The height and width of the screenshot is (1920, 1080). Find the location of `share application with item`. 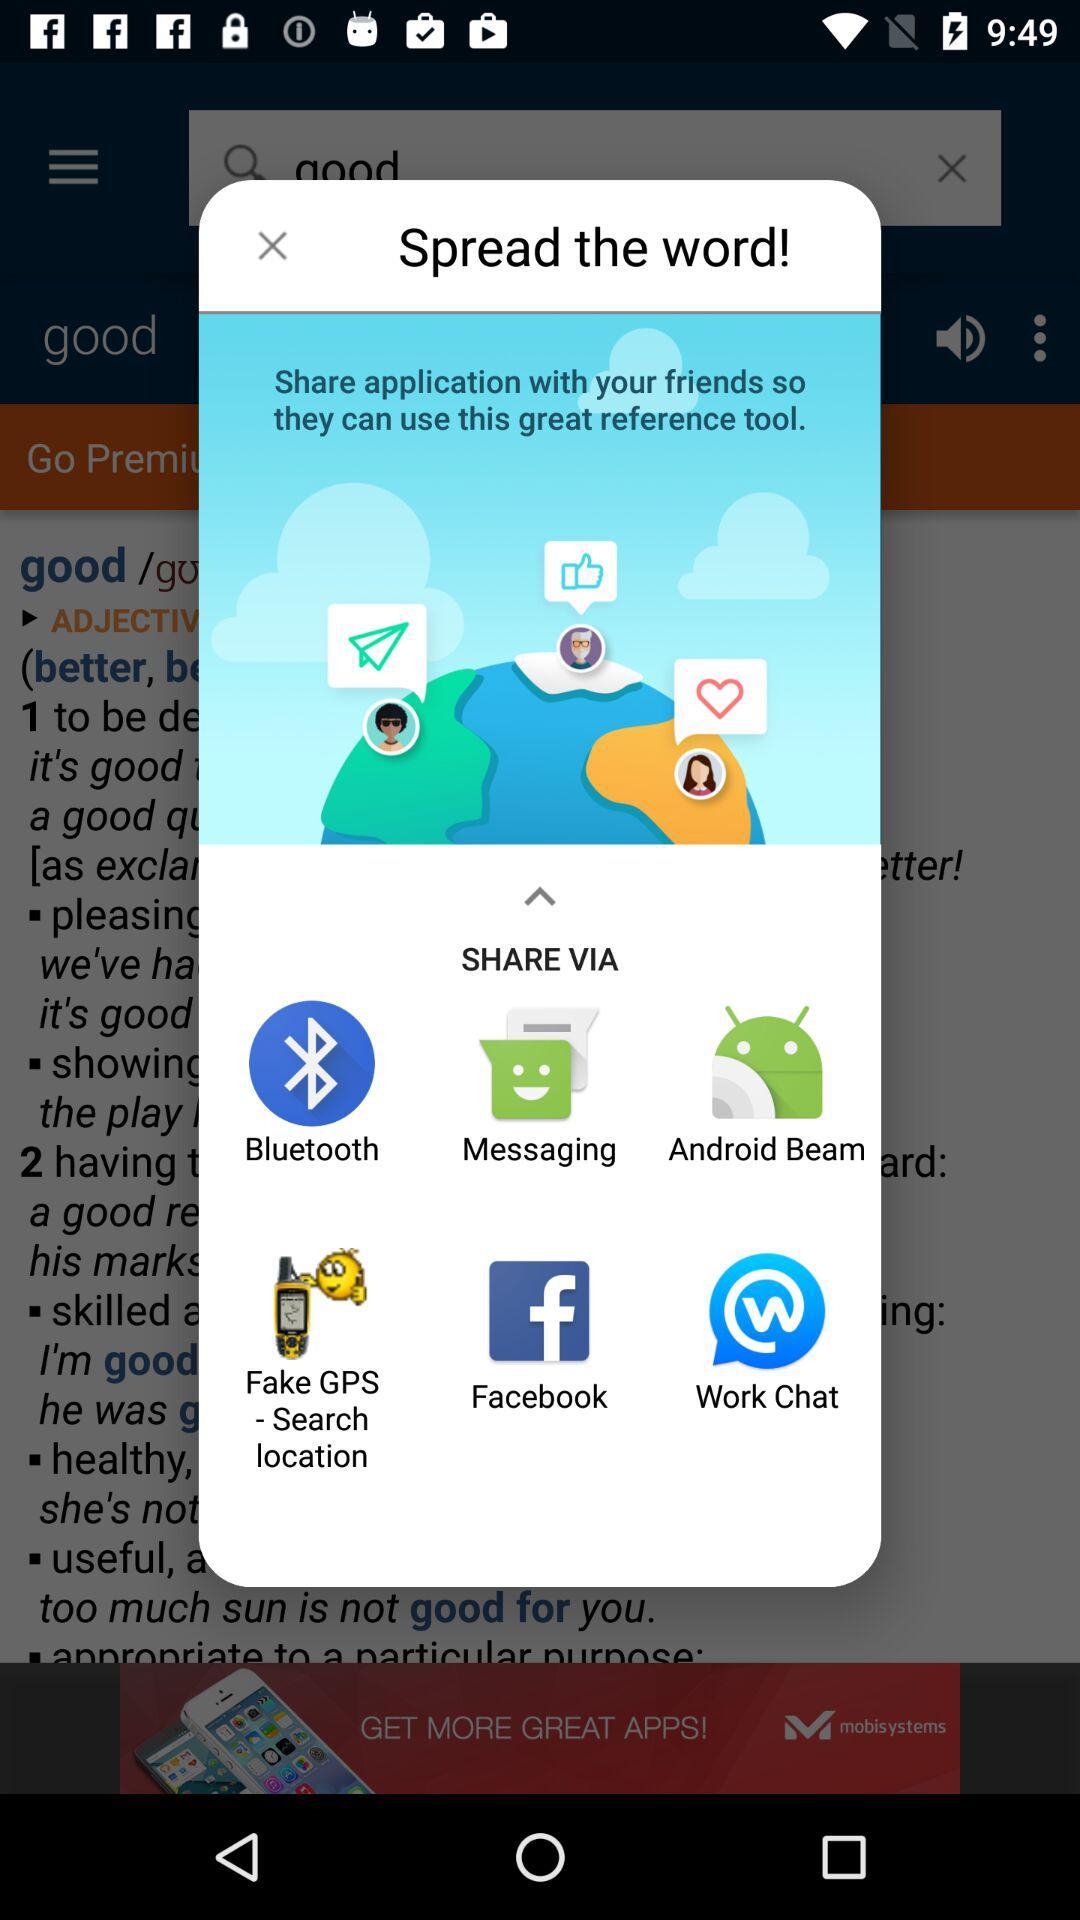

share application with item is located at coordinates (540, 397).